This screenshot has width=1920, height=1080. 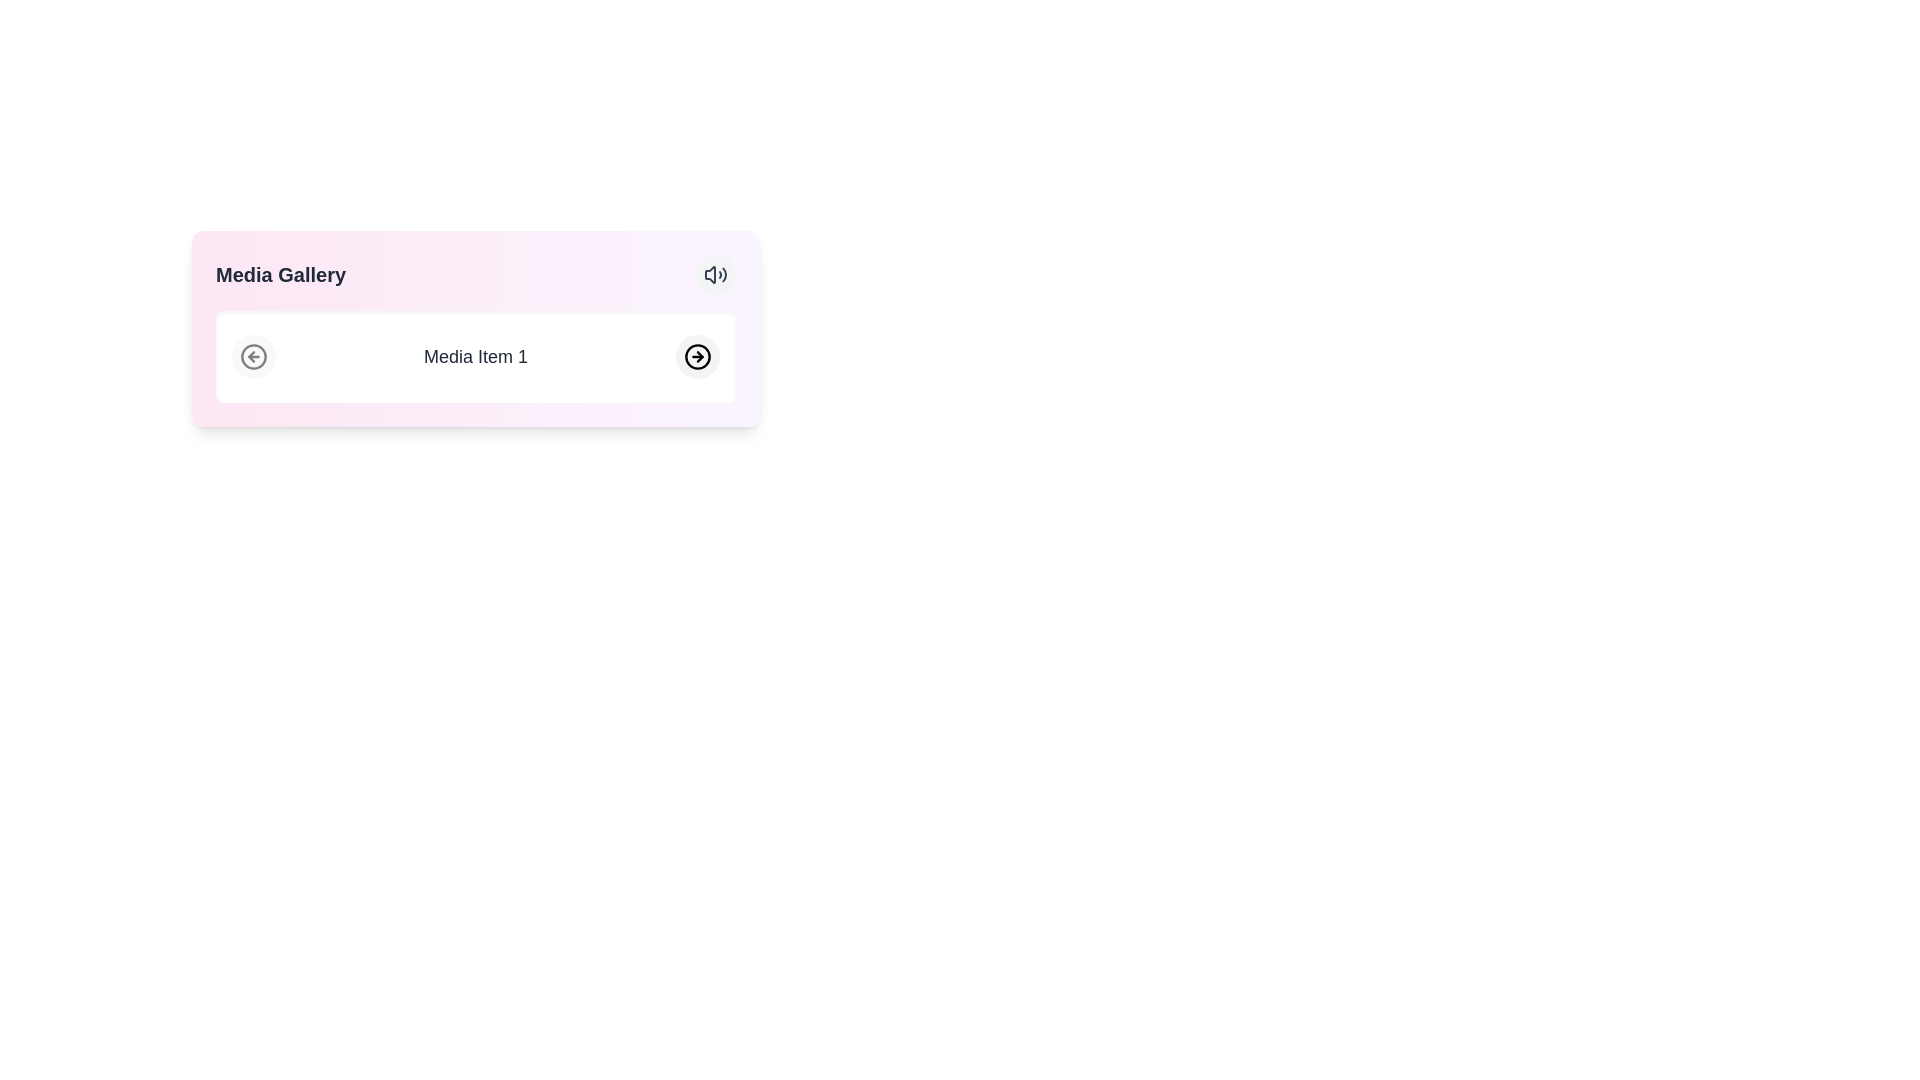 I want to click on the circular audio control button with a light gray background located in the upper-right corner of the 'Media Gallery' section, so click(x=715, y=274).